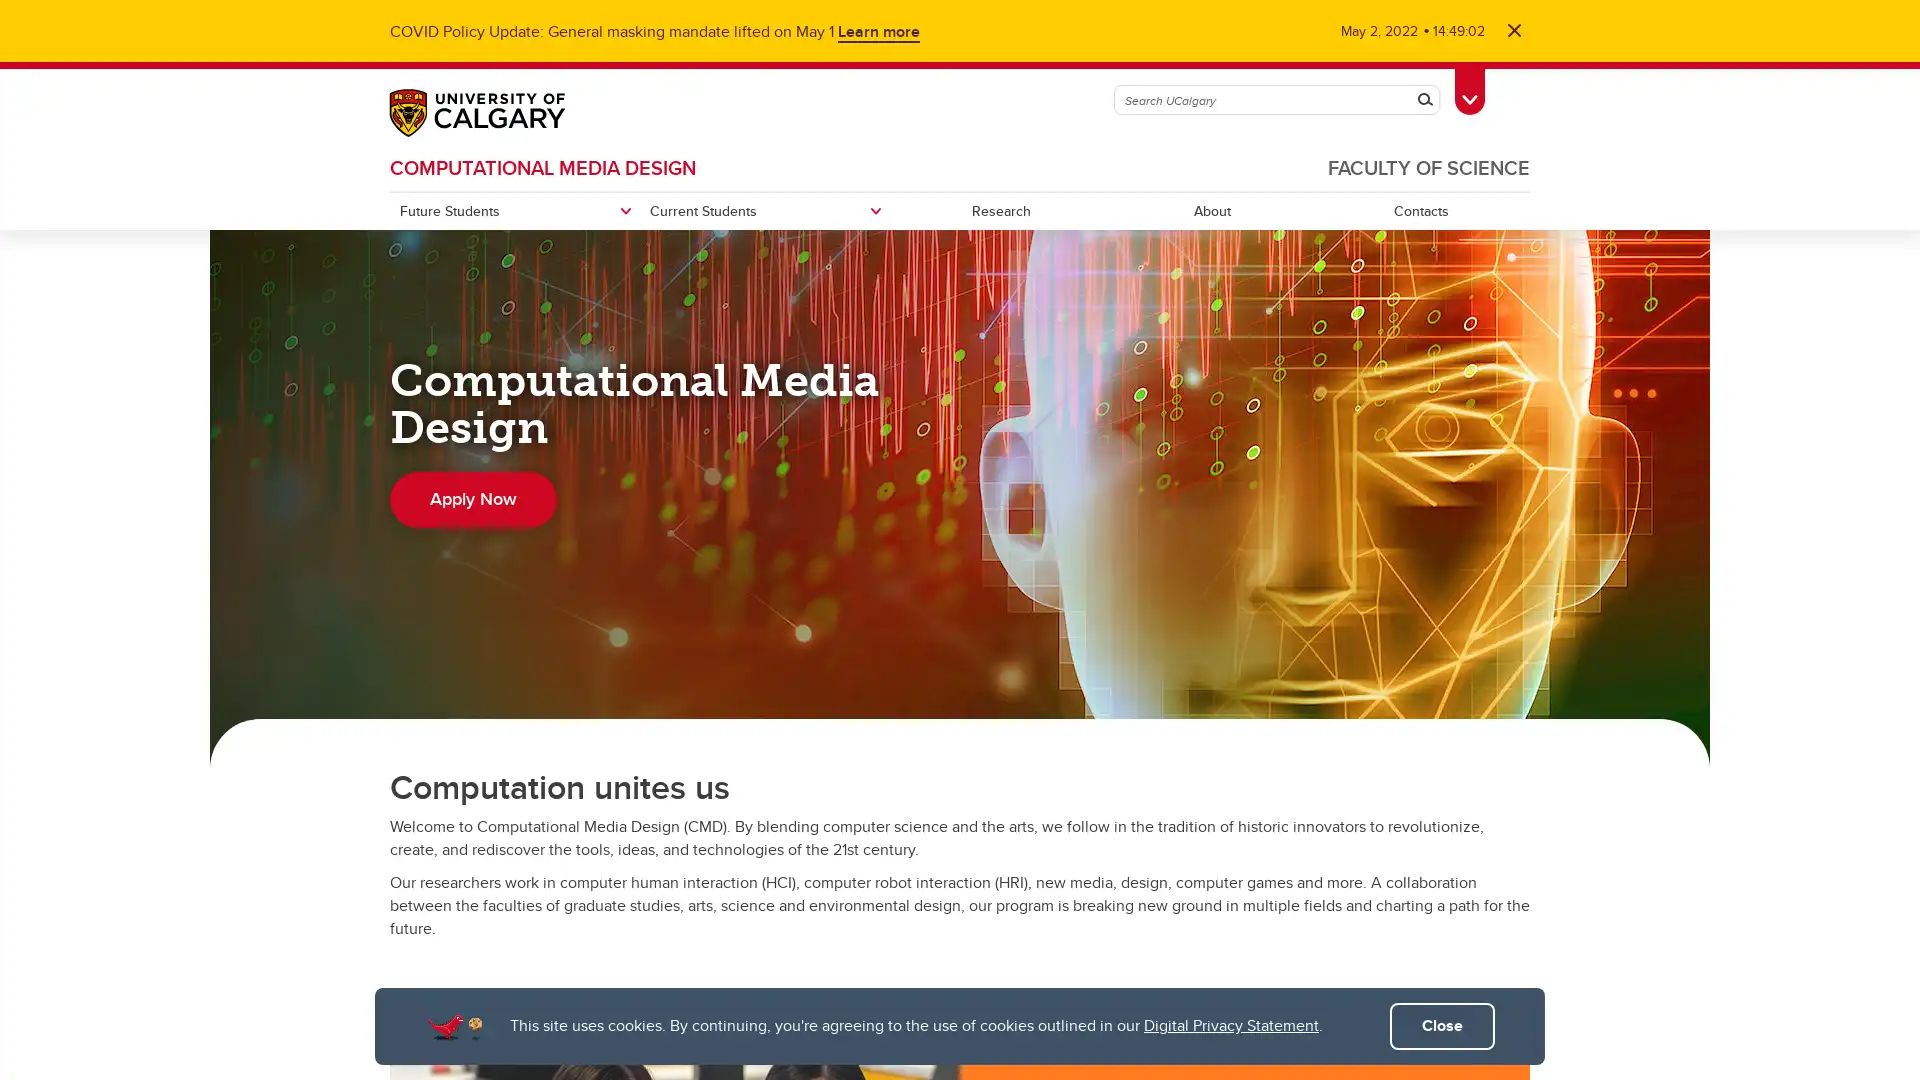  What do you see at coordinates (1424, 100) in the screenshot?
I see `Search` at bounding box center [1424, 100].